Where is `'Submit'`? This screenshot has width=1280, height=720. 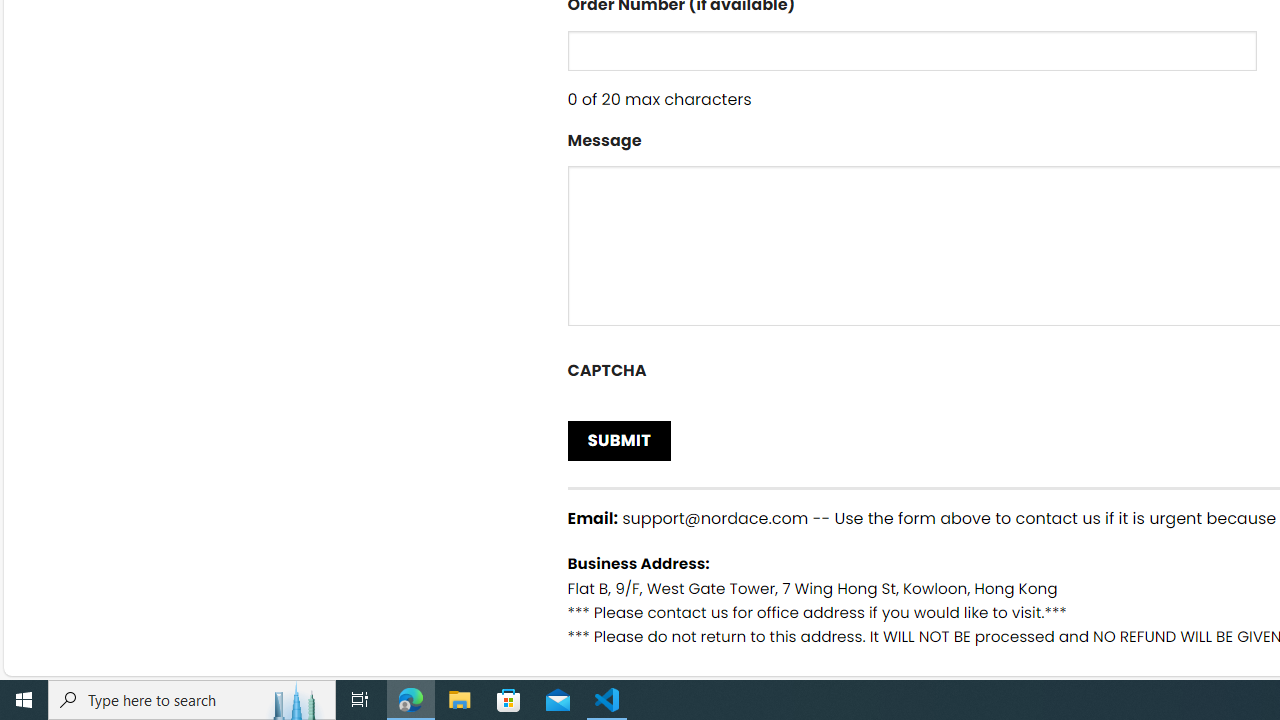 'Submit' is located at coordinates (618, 439).